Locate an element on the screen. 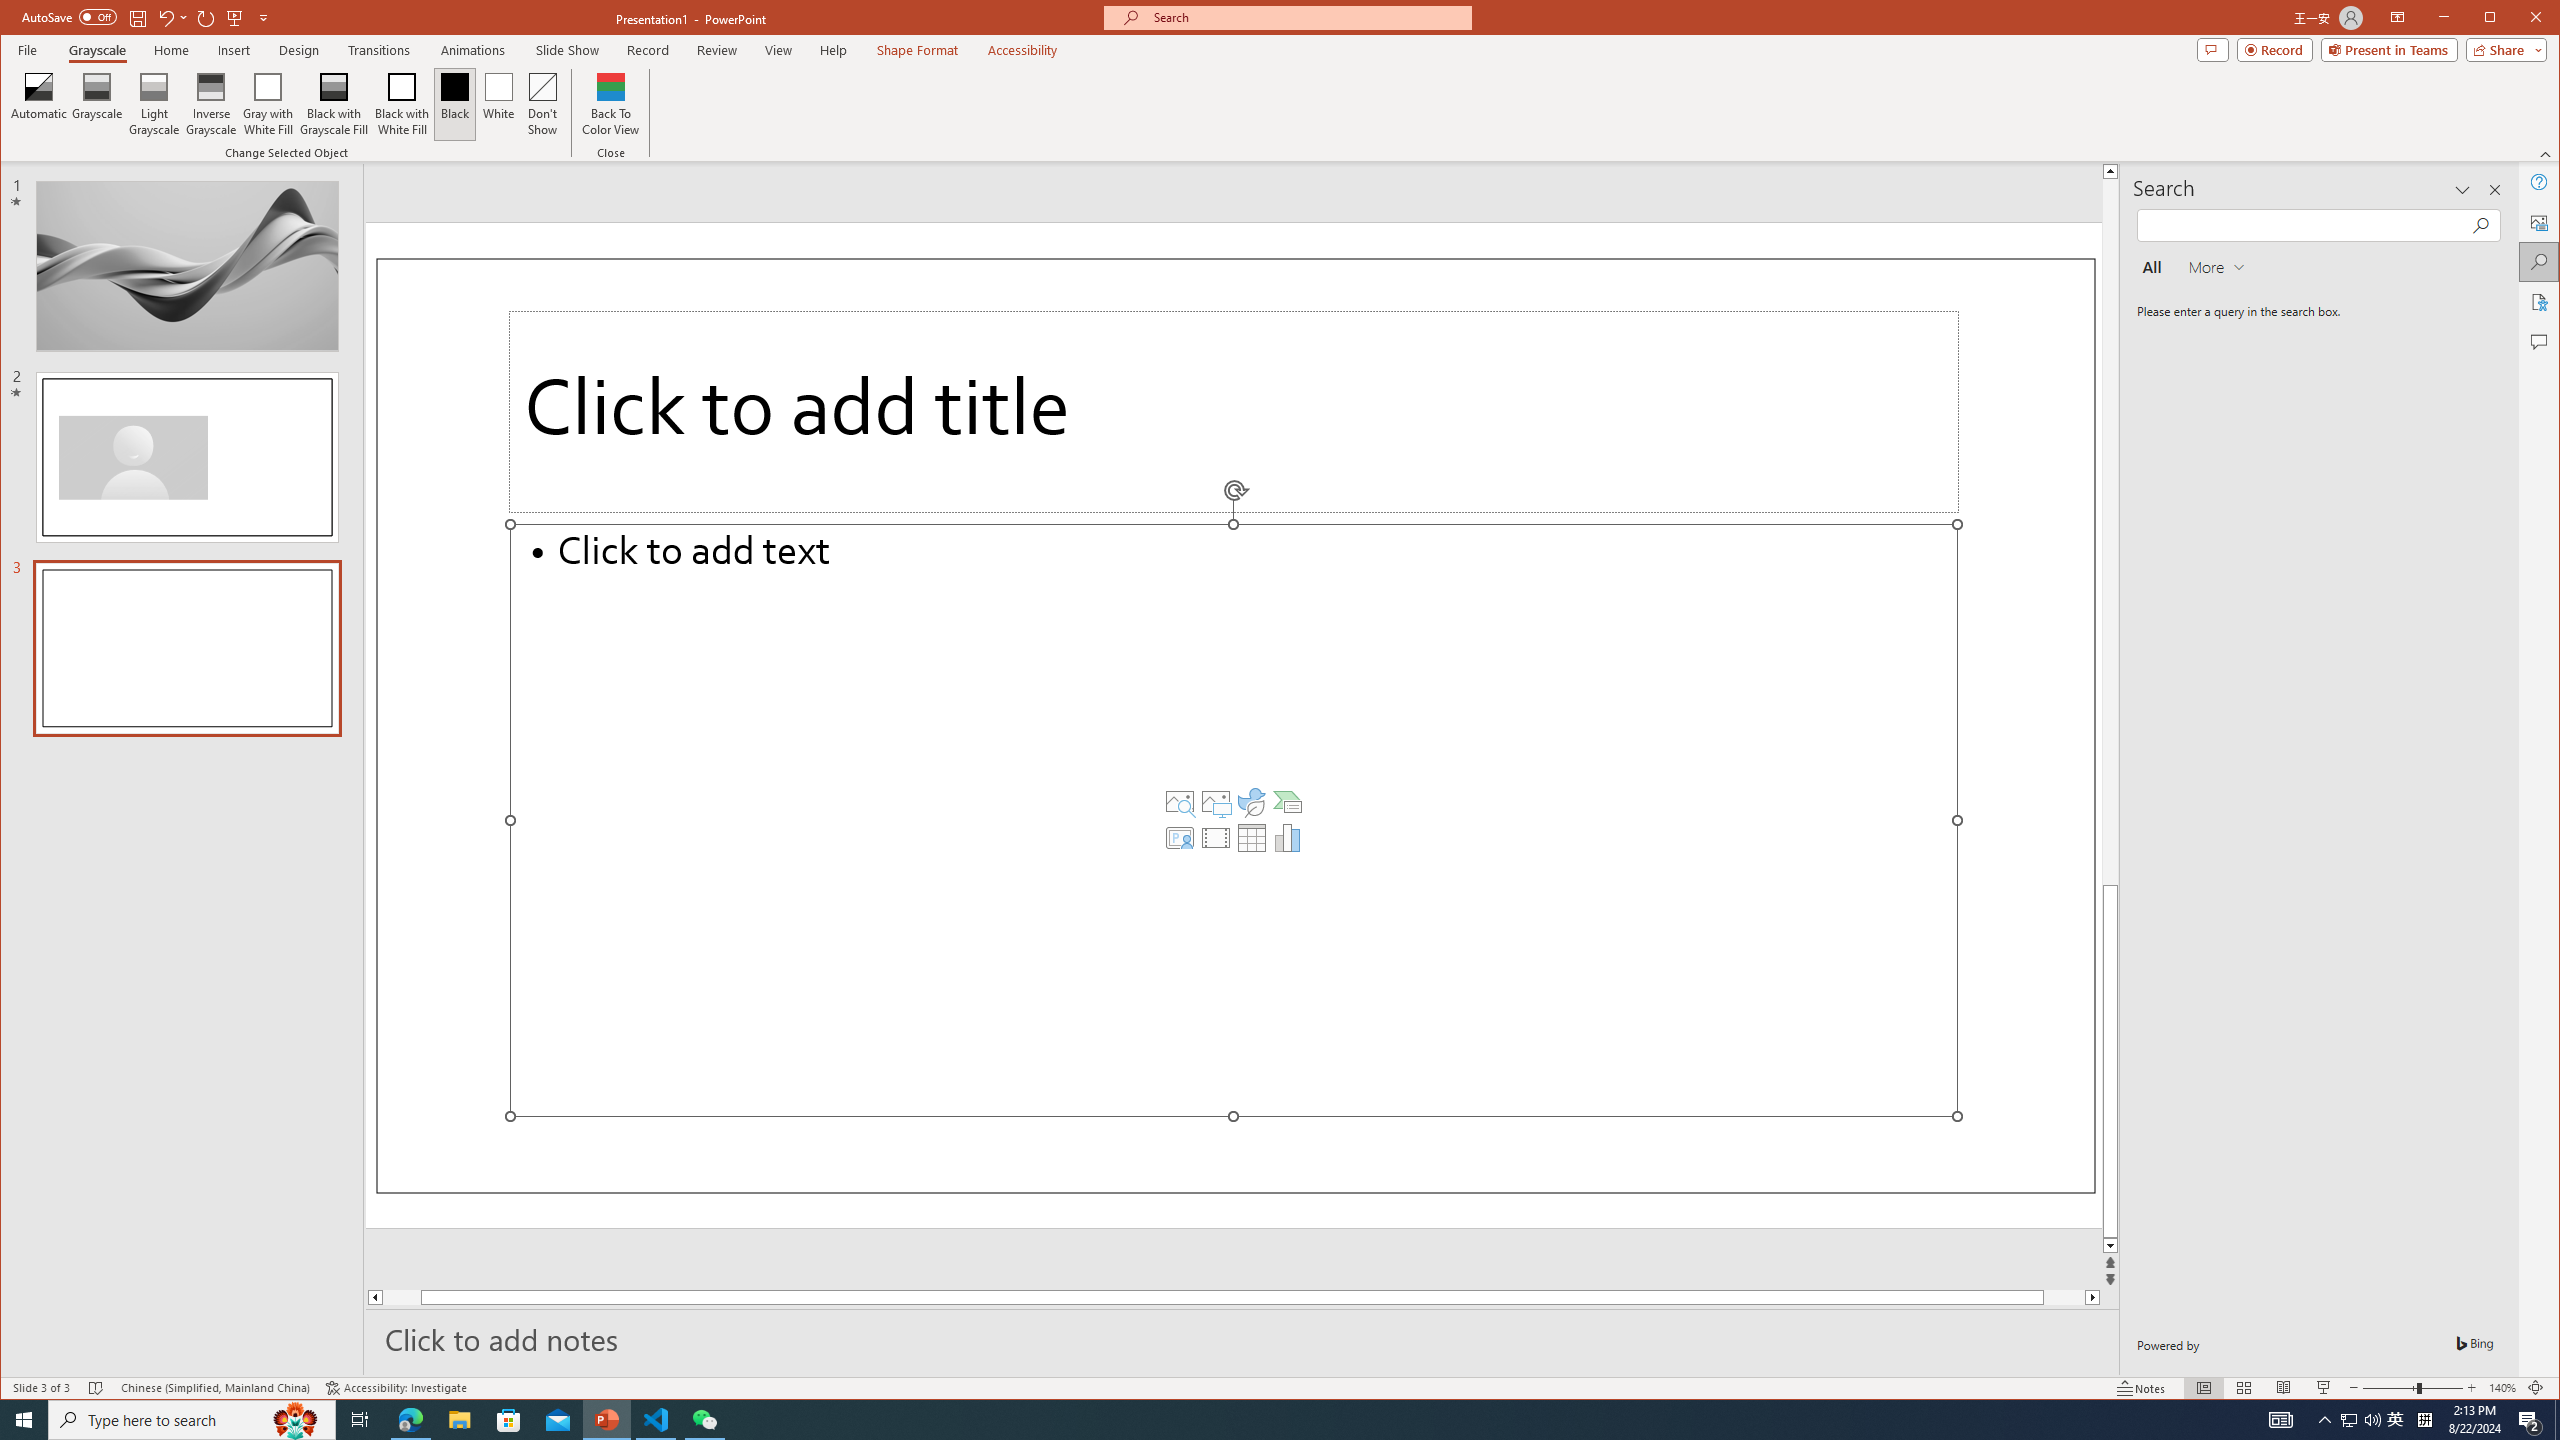 Image resolution: width=2560 pixels, height=1440 pixels. 'Black with Grayscale Fill' is located at coordinates (334, 103).